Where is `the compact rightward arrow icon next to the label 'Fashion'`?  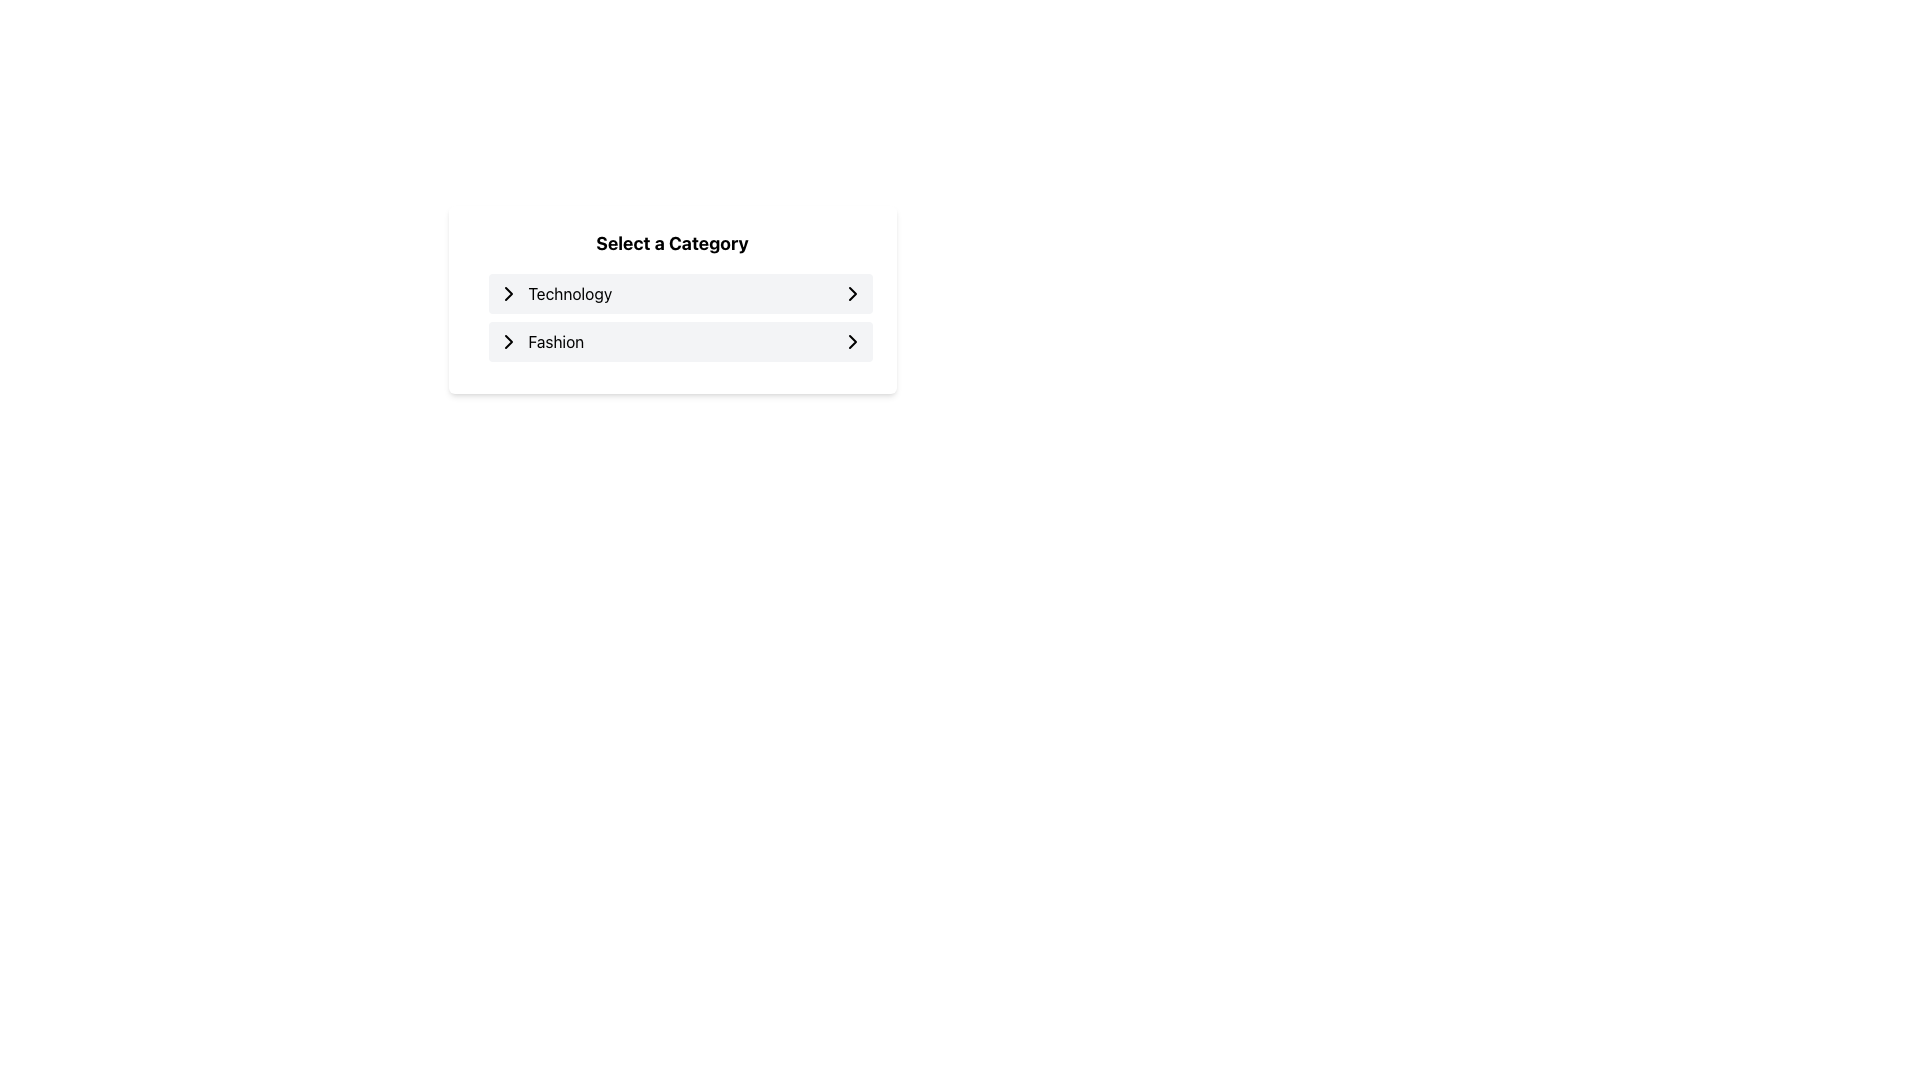 the compact rightward arrow icon next to the label 'Fashion' is located at coordinates (508, 341).